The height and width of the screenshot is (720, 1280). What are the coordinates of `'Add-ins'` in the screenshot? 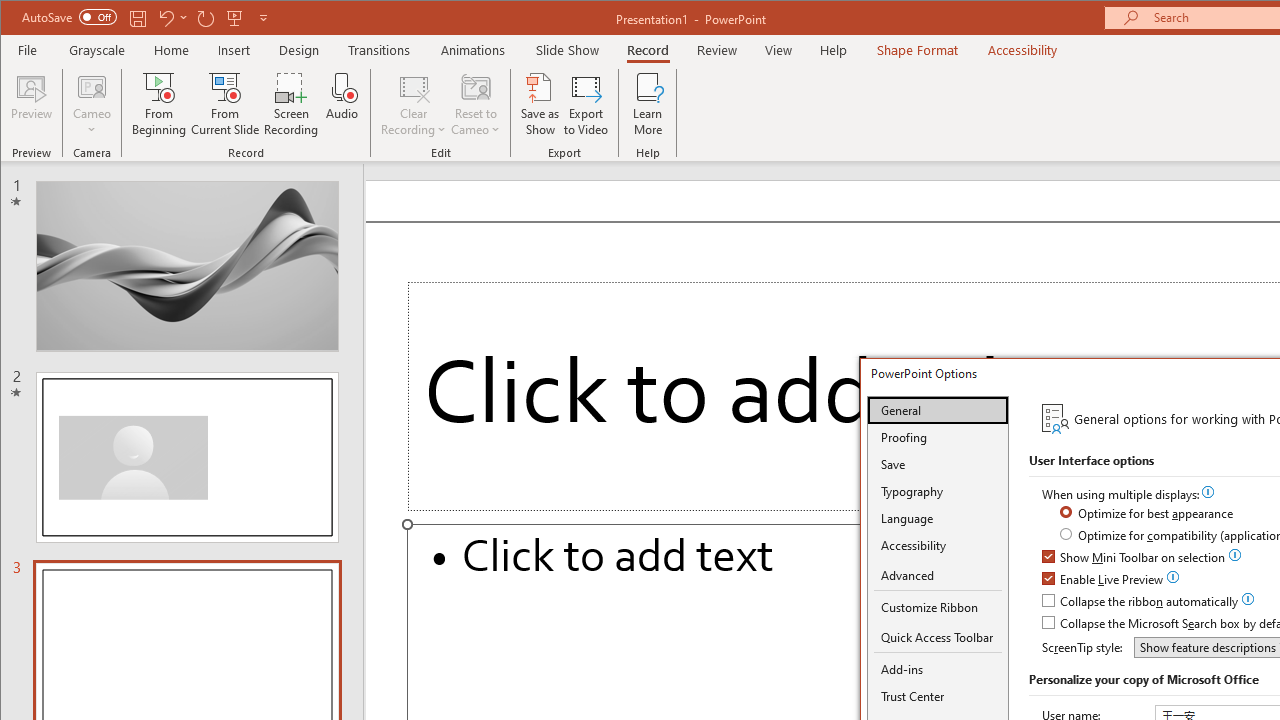 It's located at (937, 669).